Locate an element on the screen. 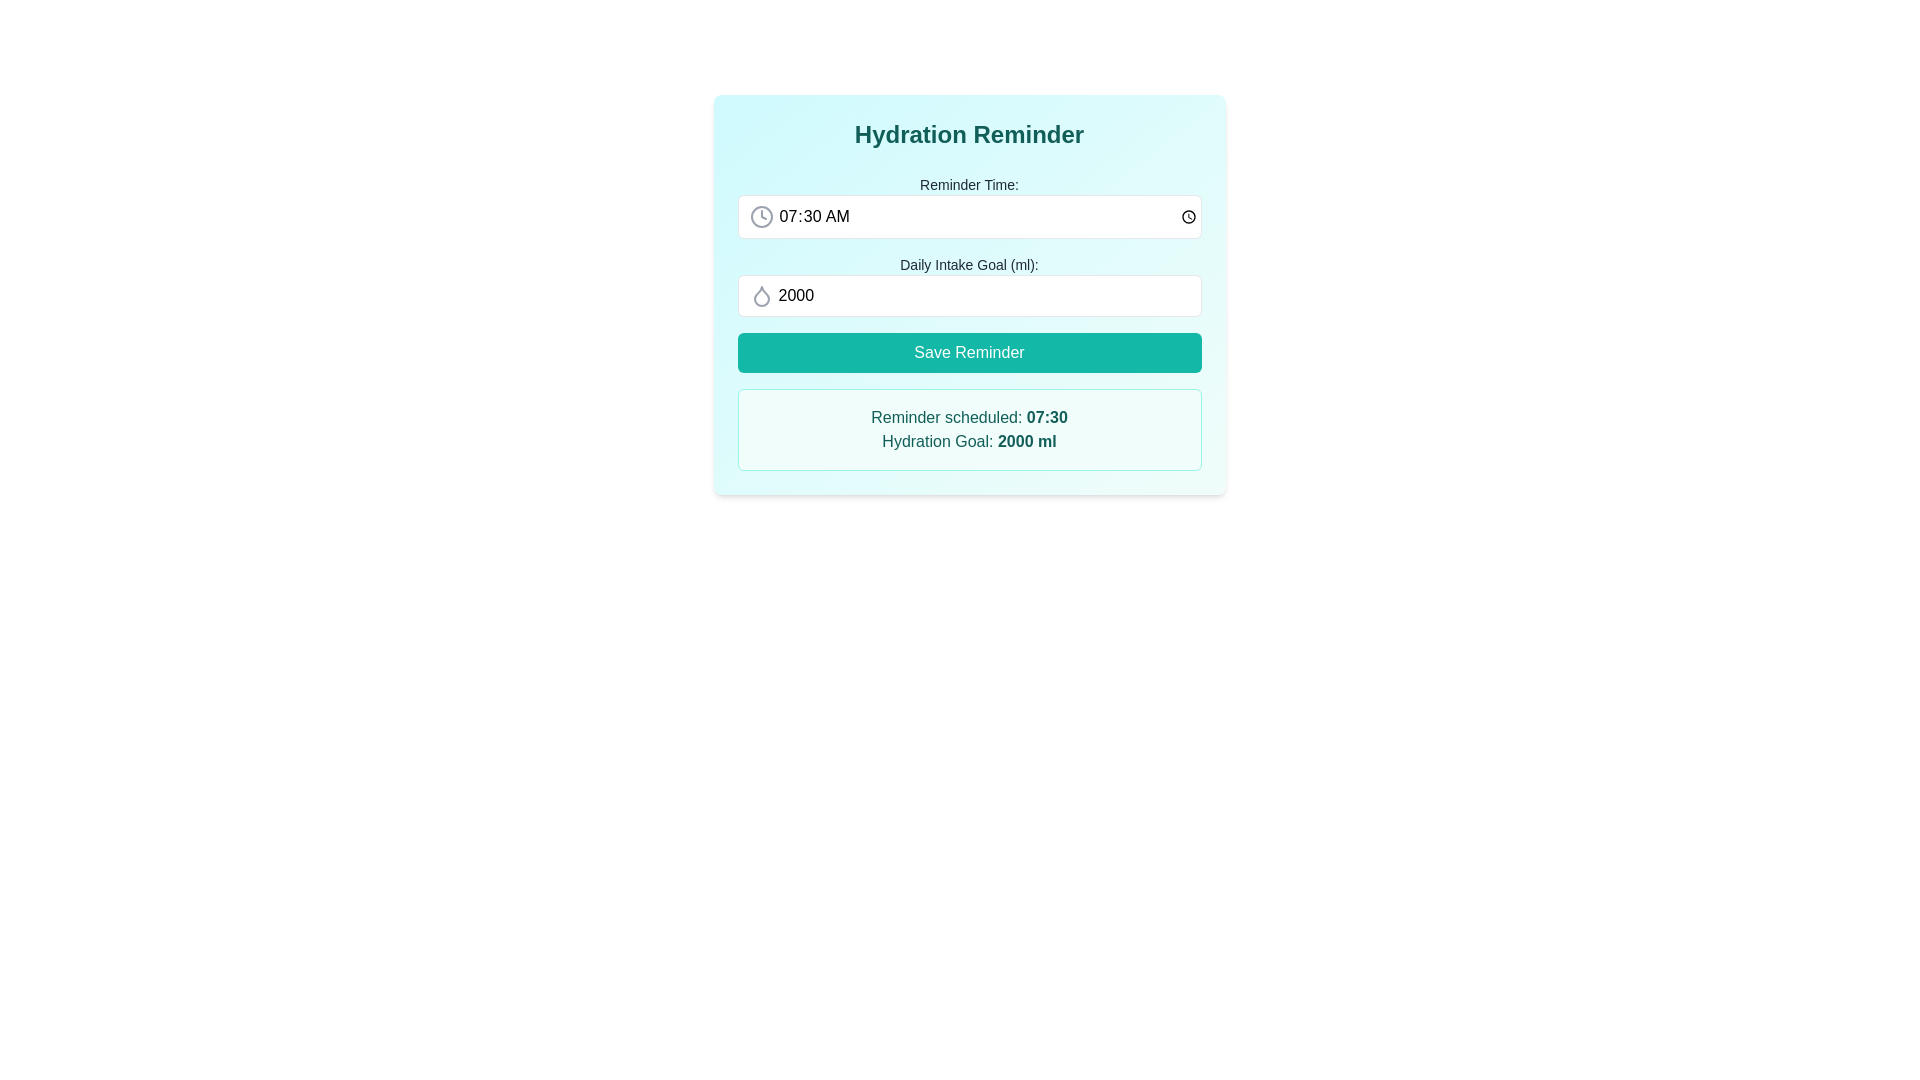 Image resolution: width=1920 pixels, height=1080 pixels. the large, bold title text element displaying 'Hydration Reminder', which is prominently positioned at the top of the content area is located at coordinates (969, 135).